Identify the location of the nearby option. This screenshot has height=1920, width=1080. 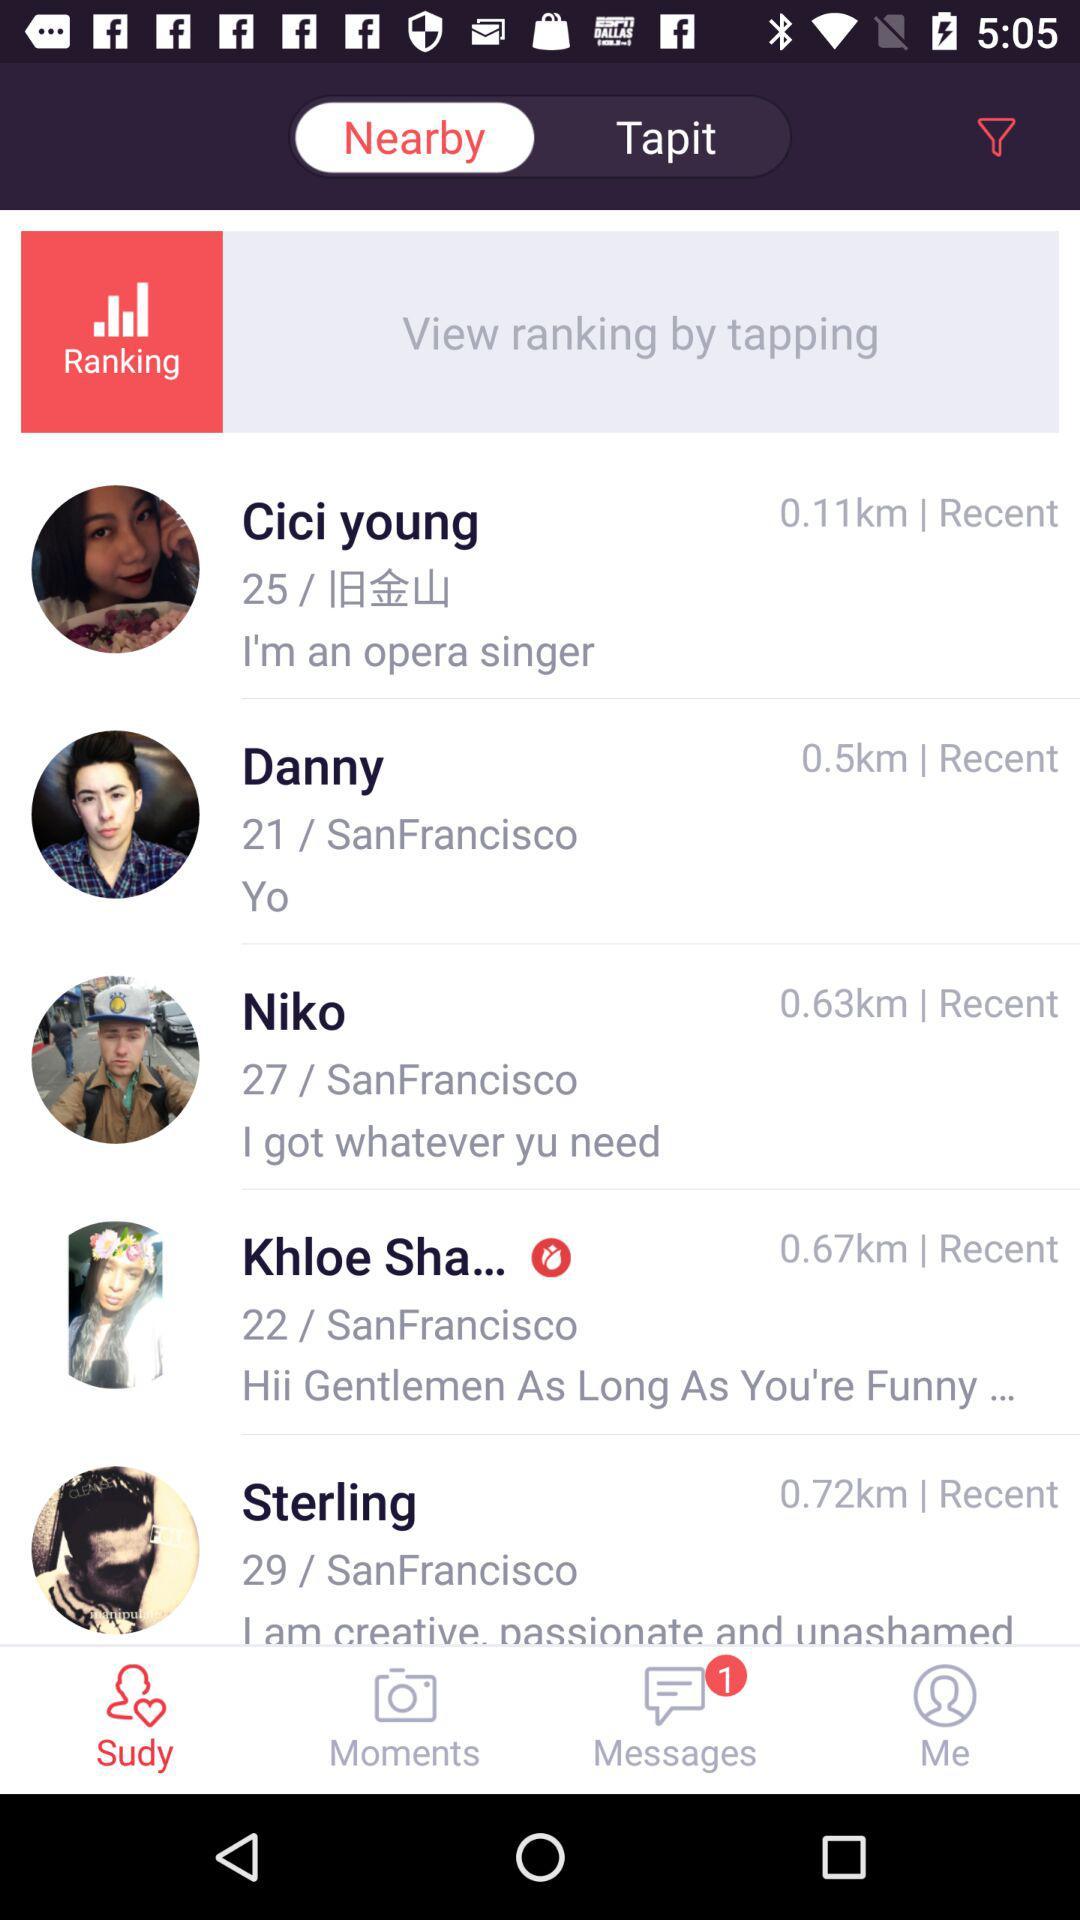
(412, 136).